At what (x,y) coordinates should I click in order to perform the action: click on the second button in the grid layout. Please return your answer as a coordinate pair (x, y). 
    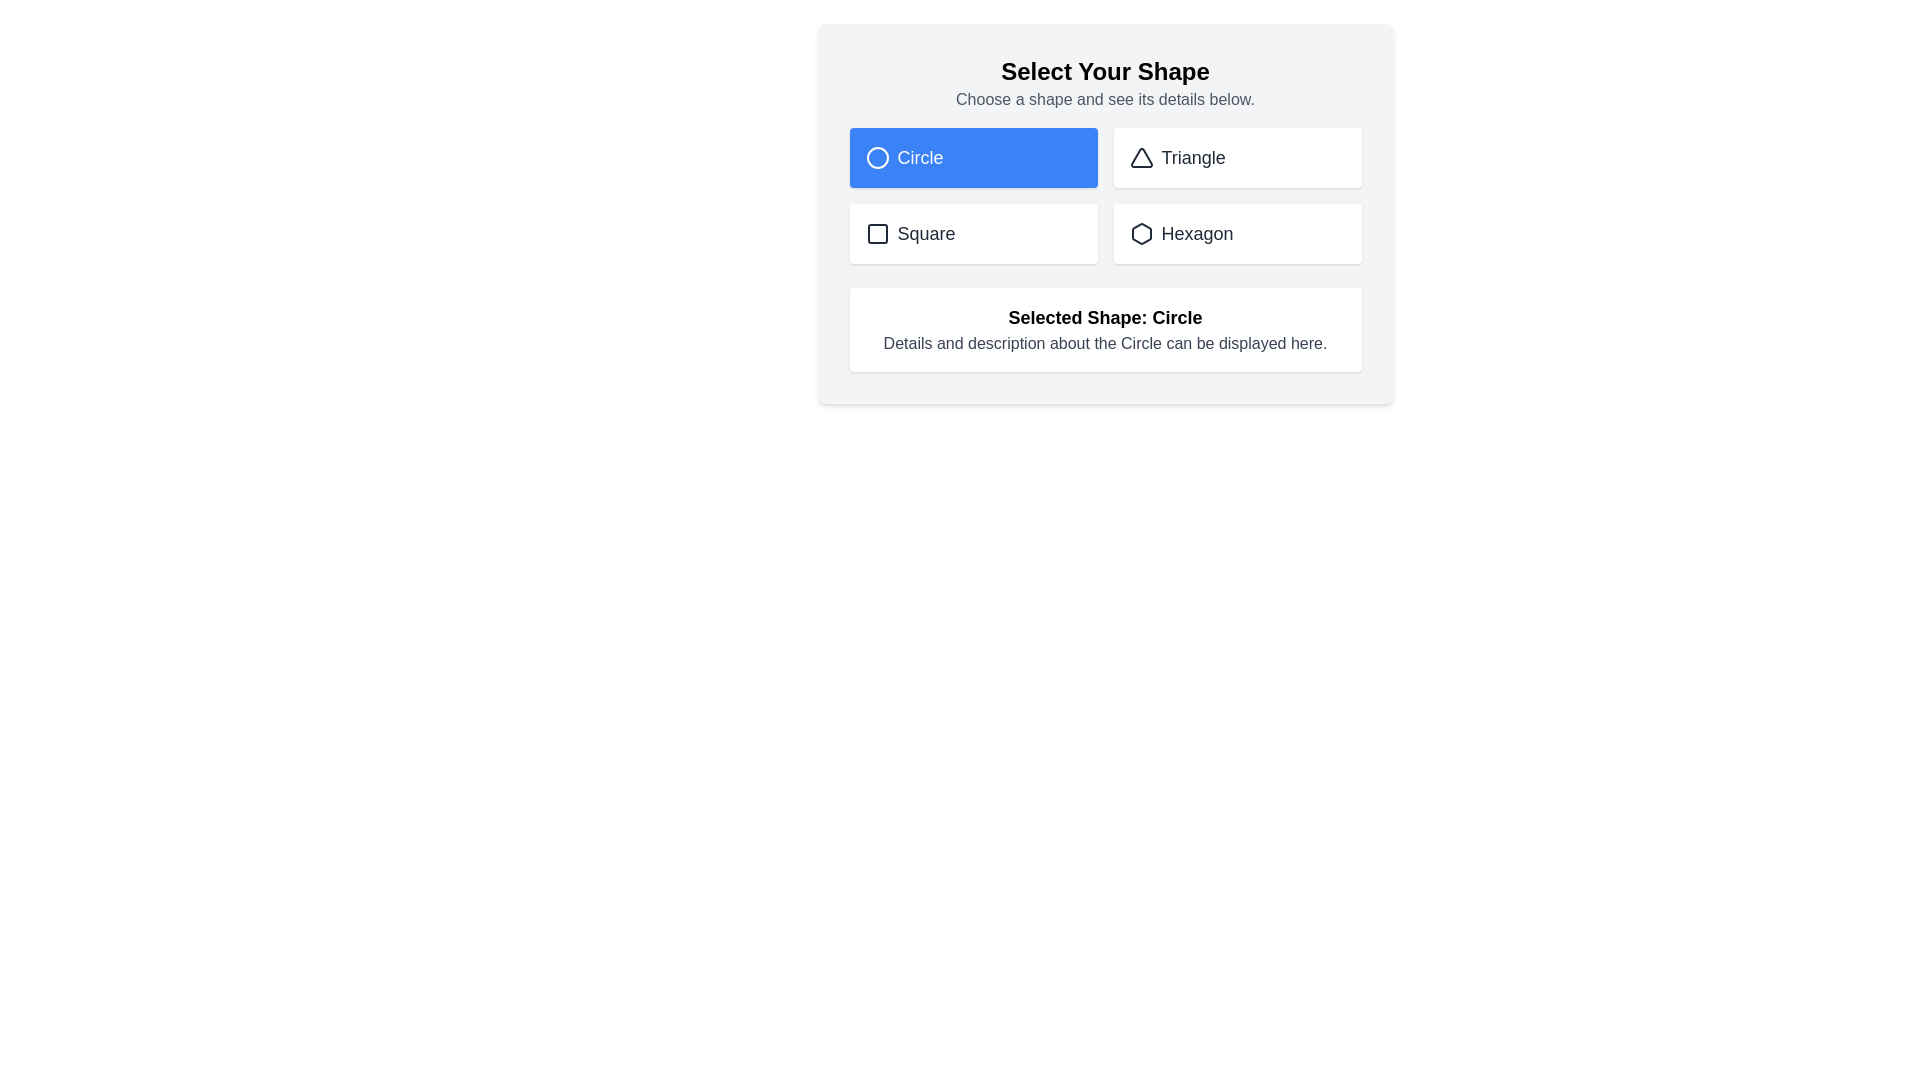
    Looking at the image, I should click on (1236, 157).